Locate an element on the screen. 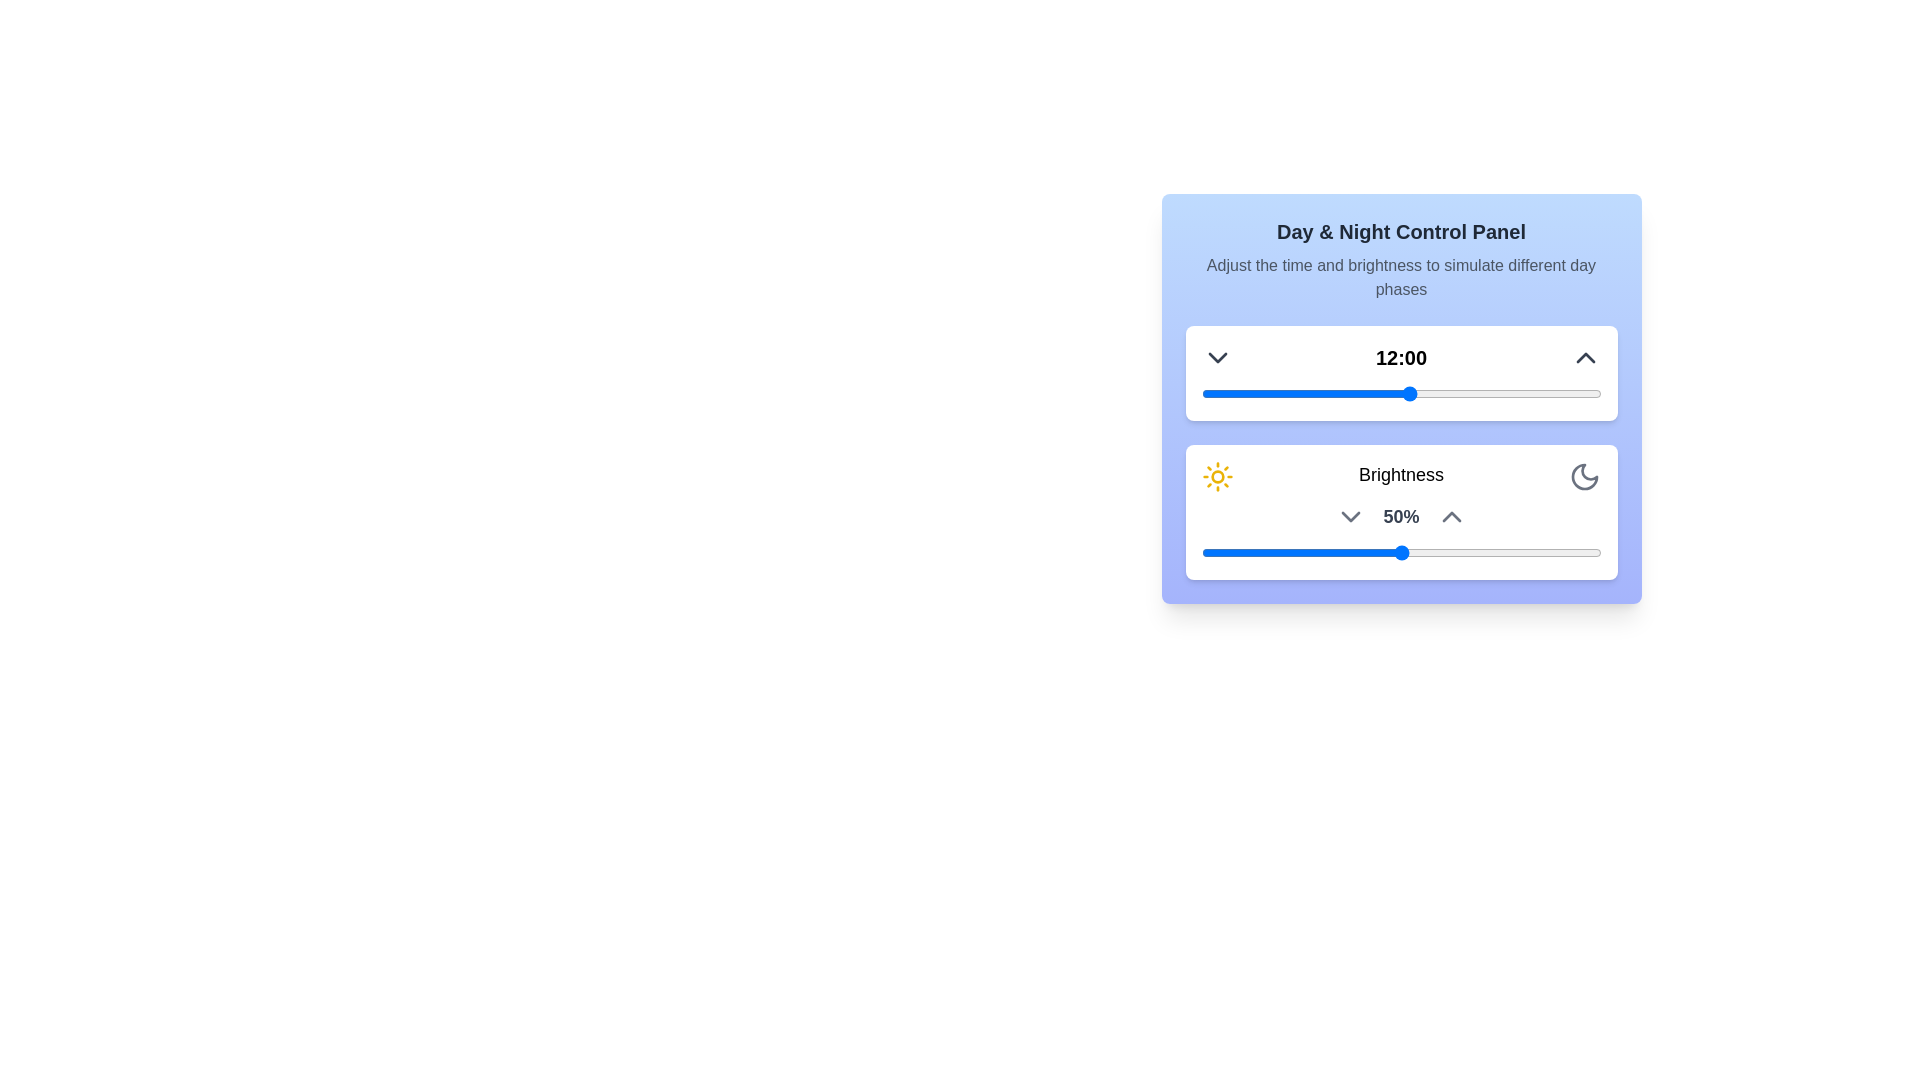 This screenshot has width=1920, height=1080. the gray crescent moon icon located in the brightness adjustment section is located at coordinates (1584, 477).